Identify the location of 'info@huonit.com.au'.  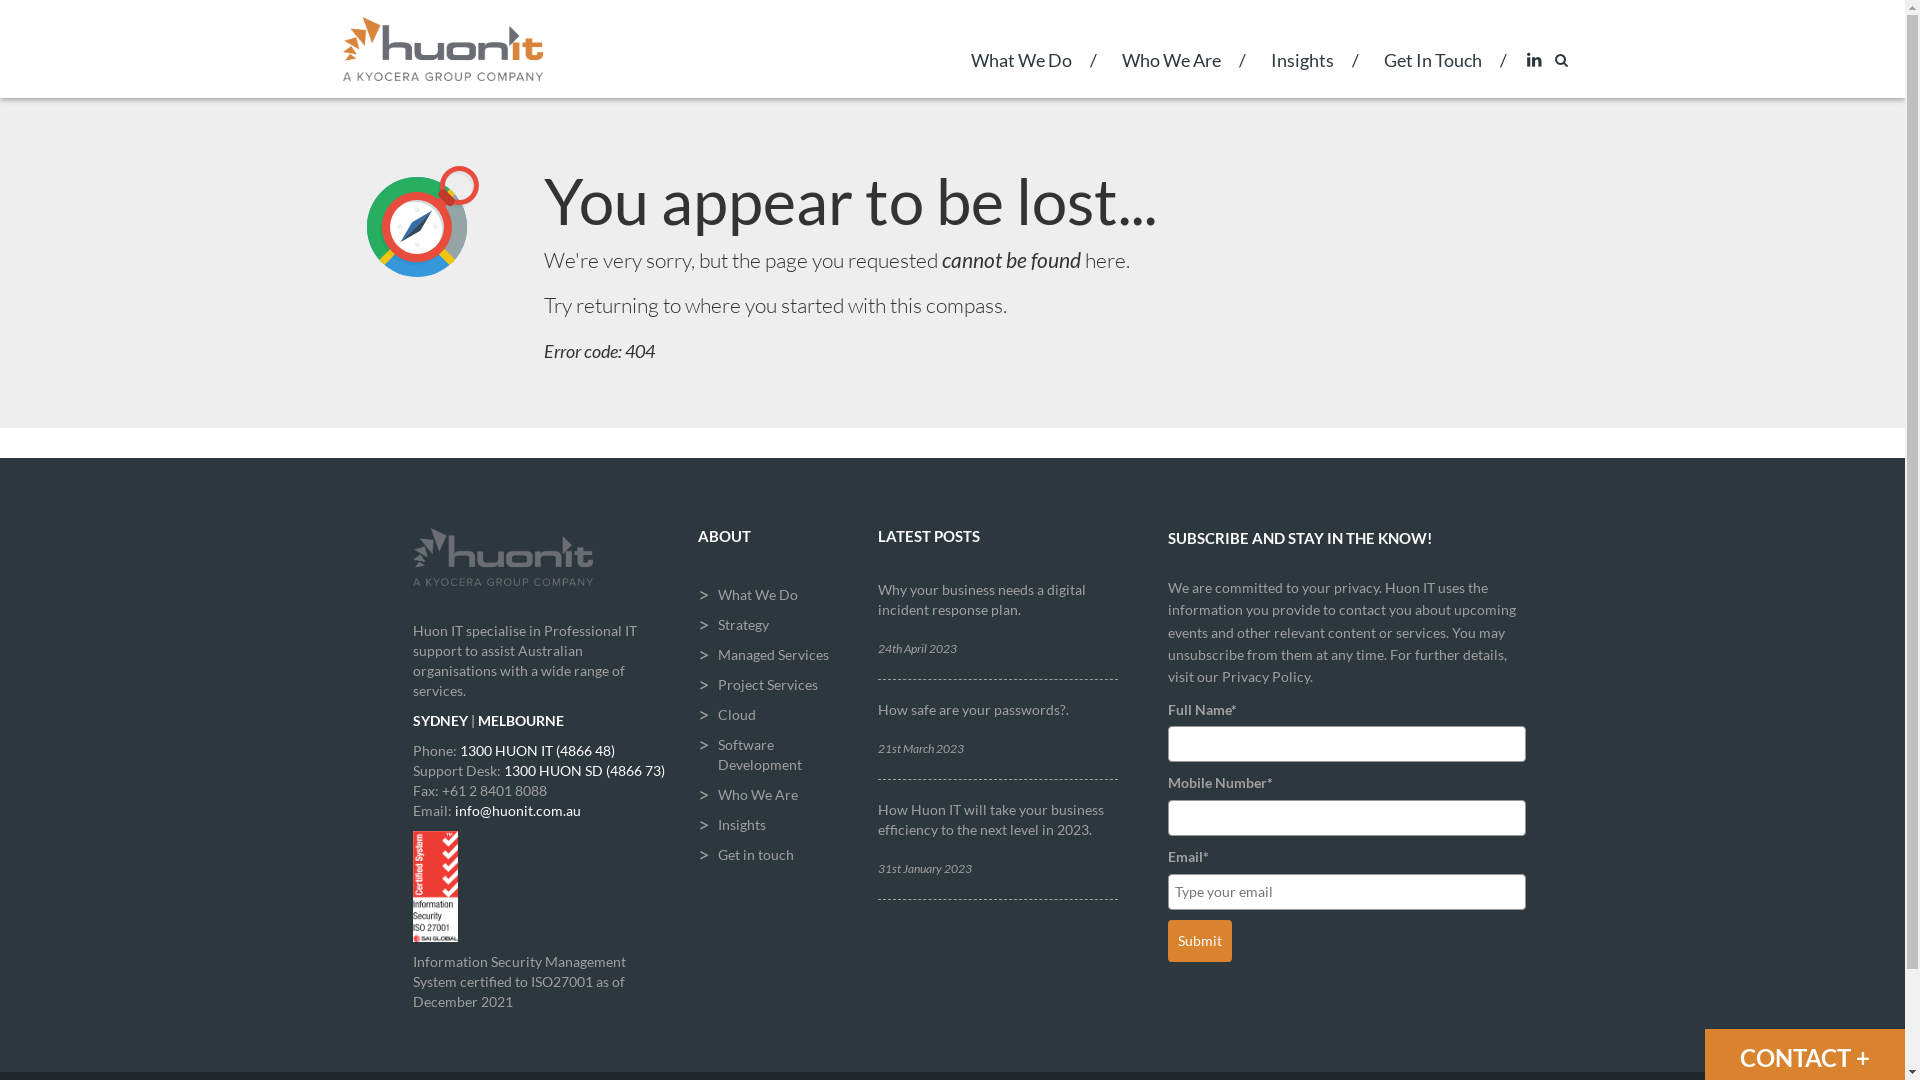
(517, 810).